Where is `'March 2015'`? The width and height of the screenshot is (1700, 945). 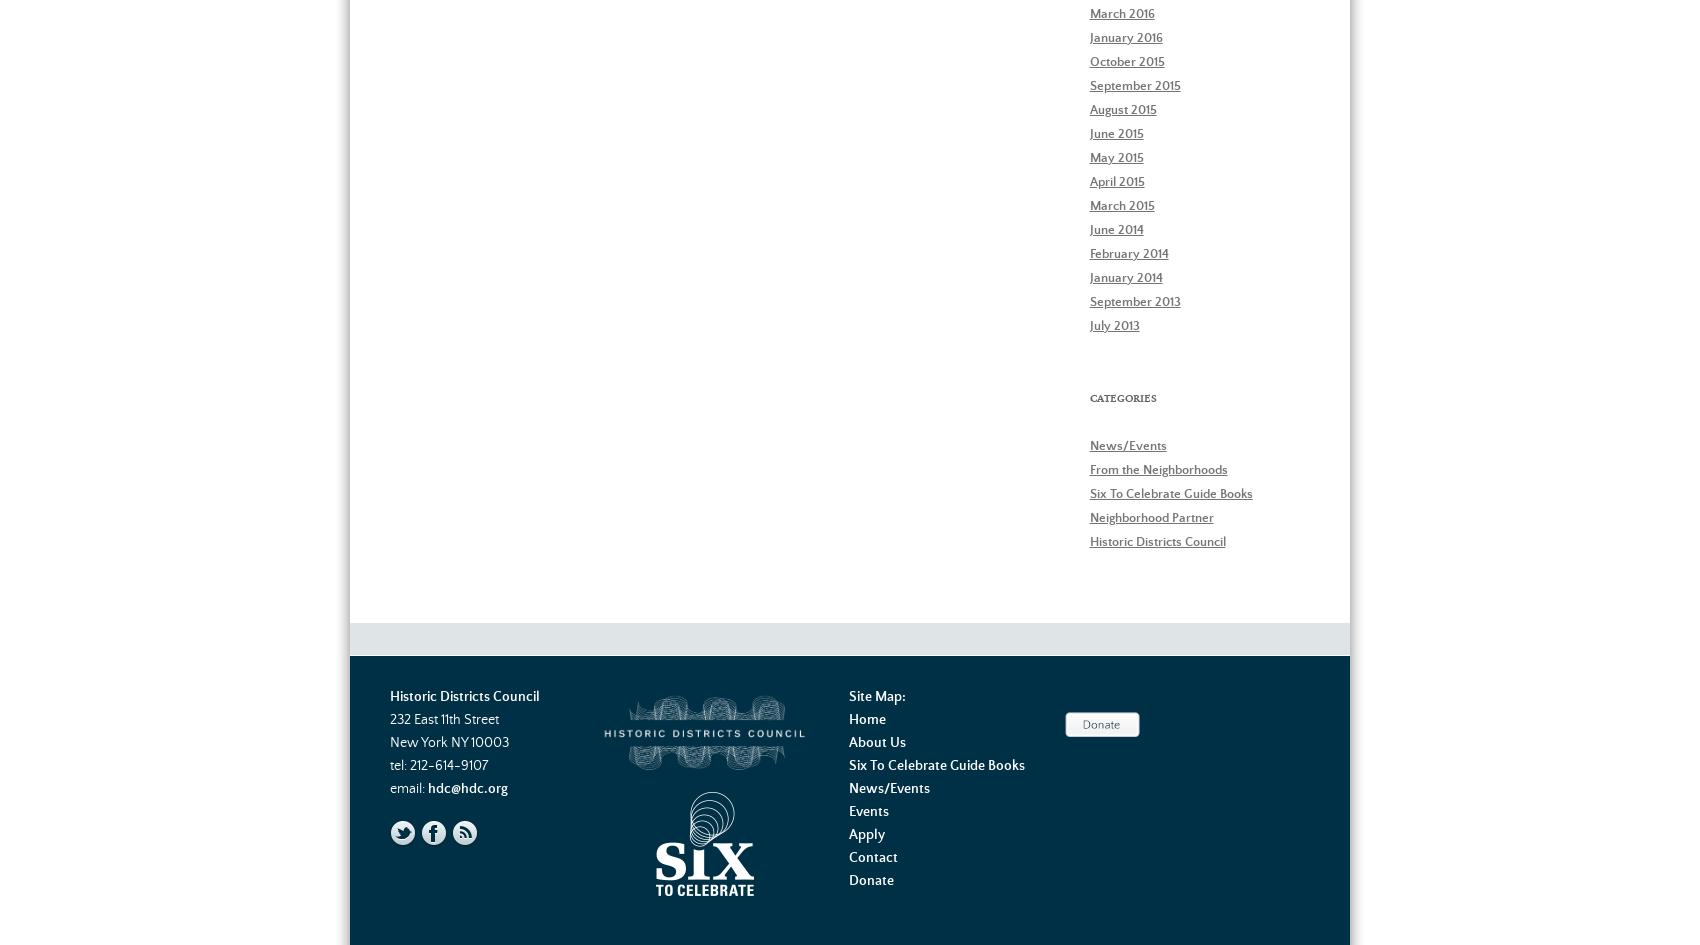
'March 2015' is located at coordinates (1121, 204).